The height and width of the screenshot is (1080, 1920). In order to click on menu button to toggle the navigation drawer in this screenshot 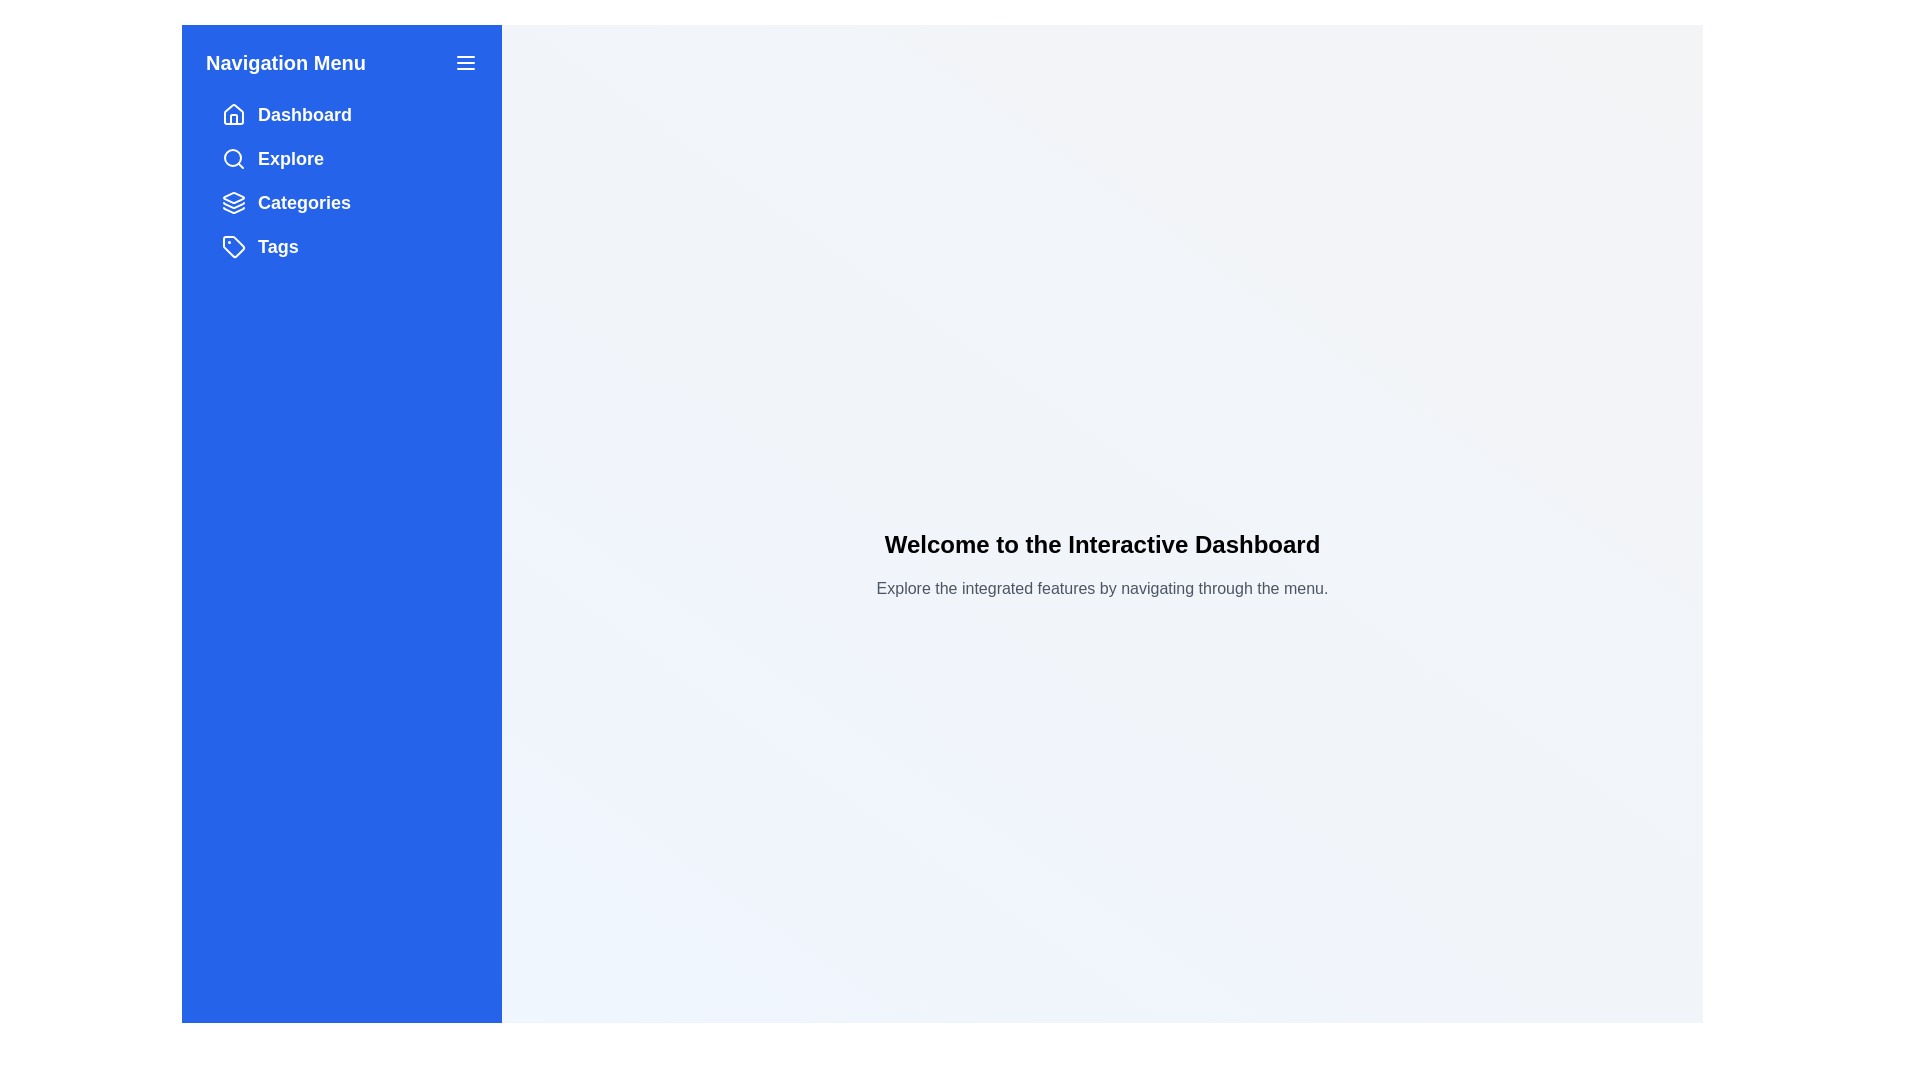, I will do `click(464, 61)`.